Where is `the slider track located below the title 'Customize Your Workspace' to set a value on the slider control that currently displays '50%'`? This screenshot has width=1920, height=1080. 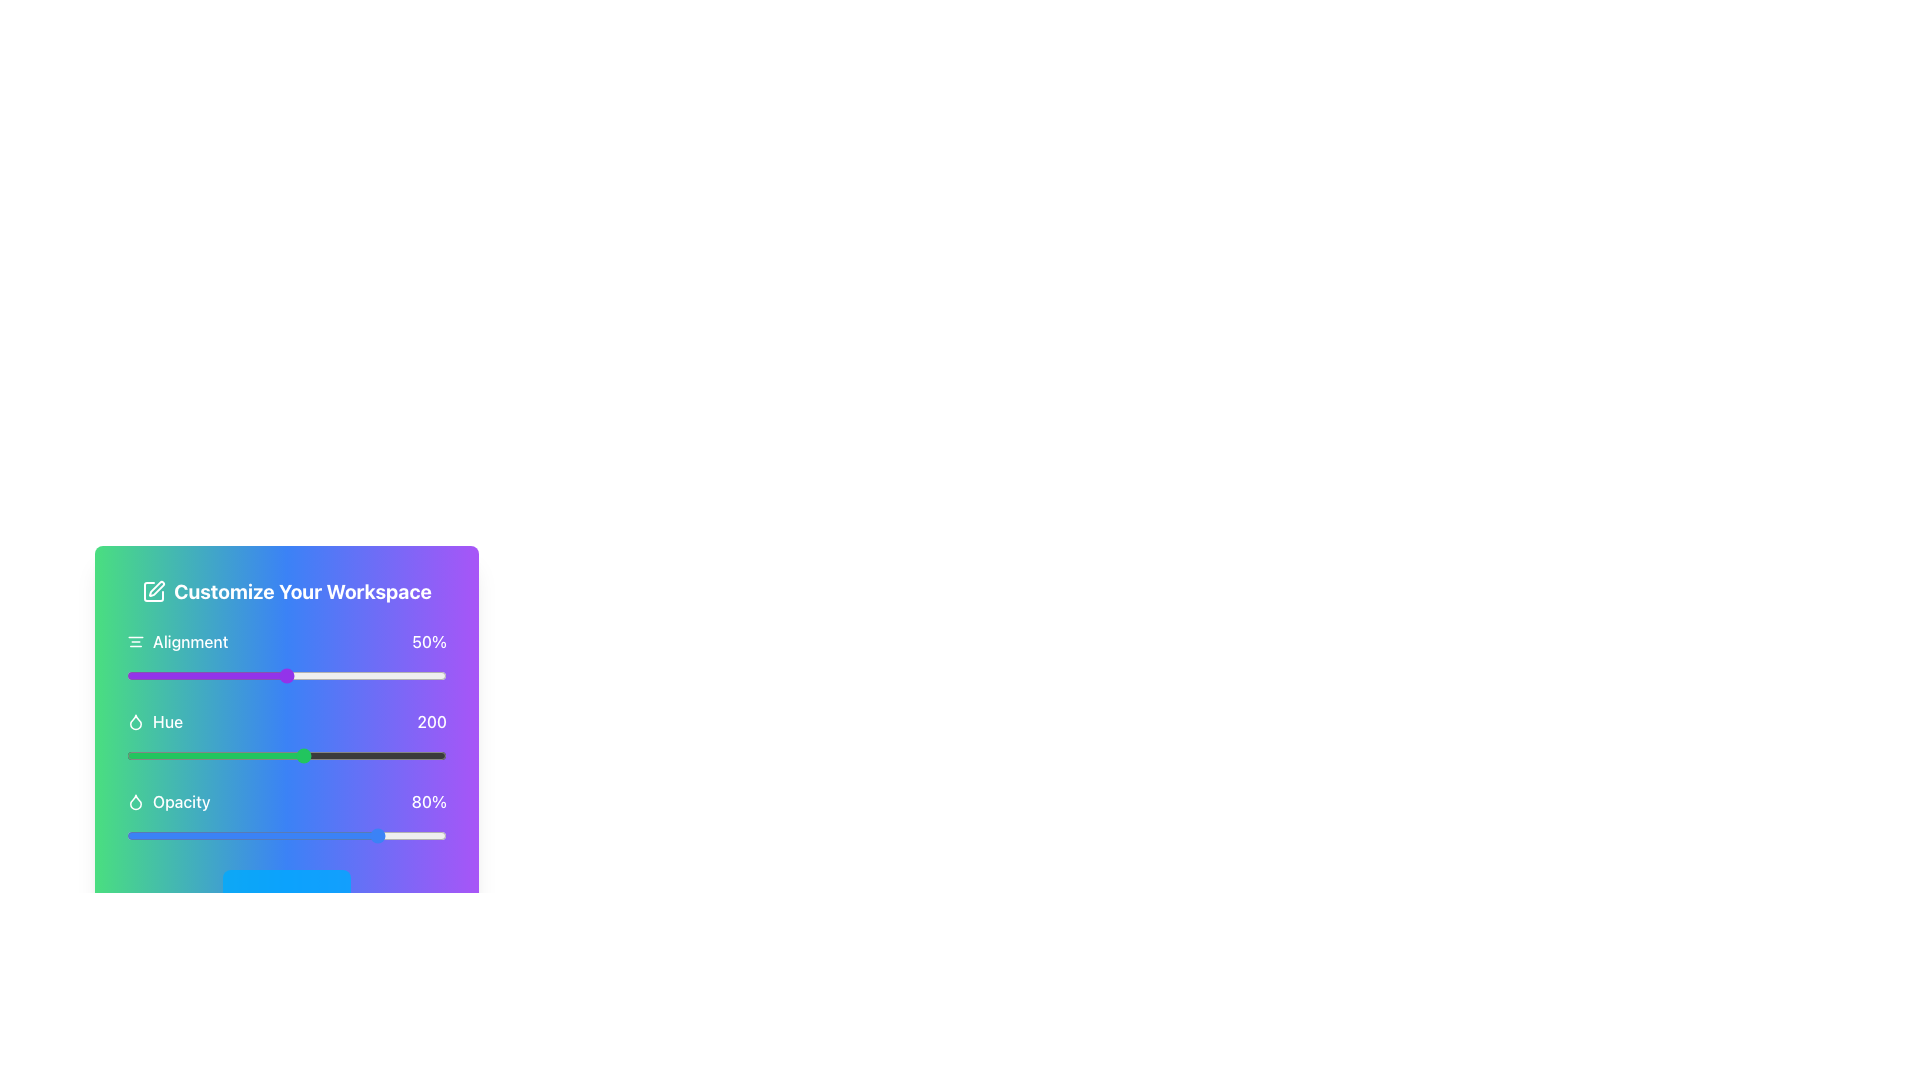
the slider track located below the title 'Customize Your Workspace' to set a value on the slider control that currently displays '50%' is located at coordinates (286, 658).